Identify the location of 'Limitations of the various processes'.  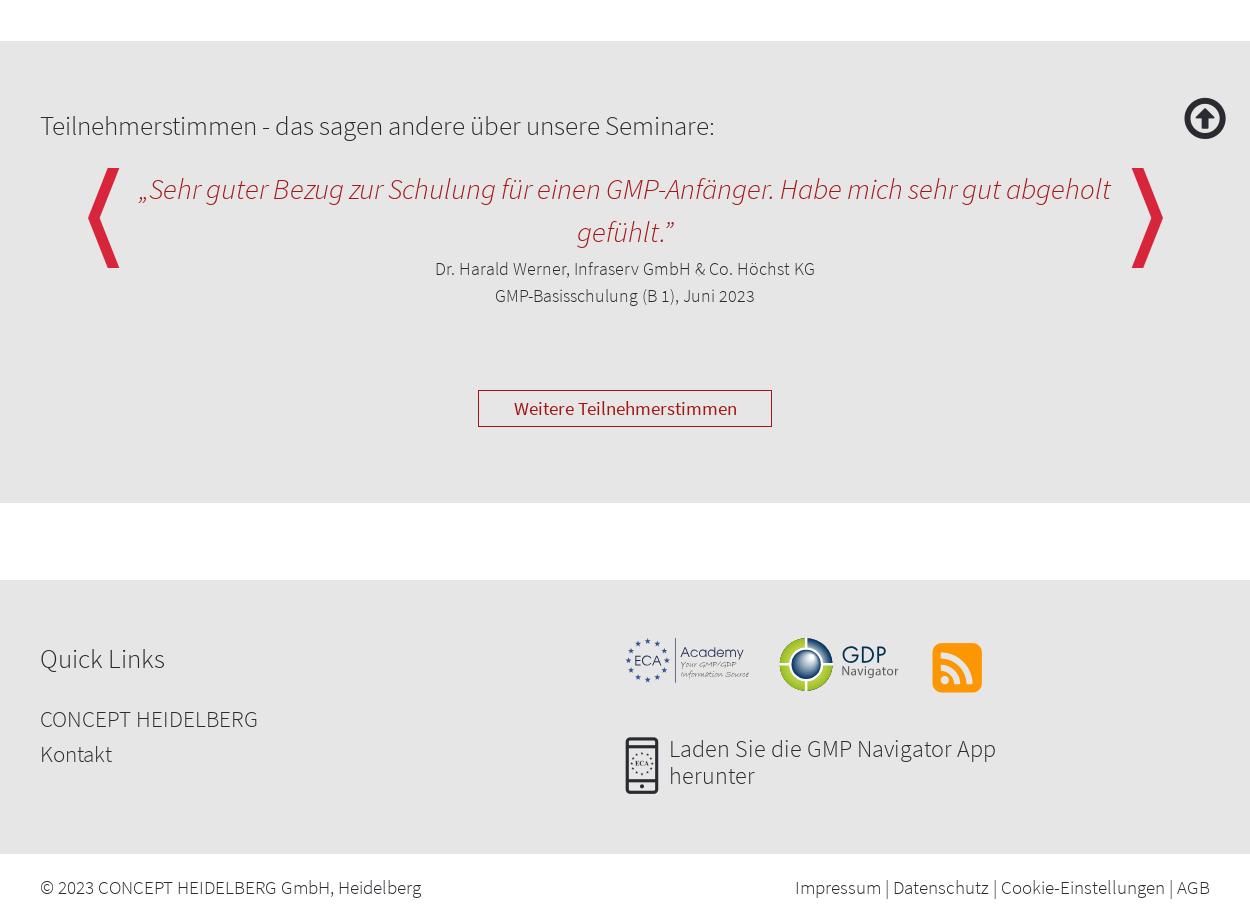
(190, 31).